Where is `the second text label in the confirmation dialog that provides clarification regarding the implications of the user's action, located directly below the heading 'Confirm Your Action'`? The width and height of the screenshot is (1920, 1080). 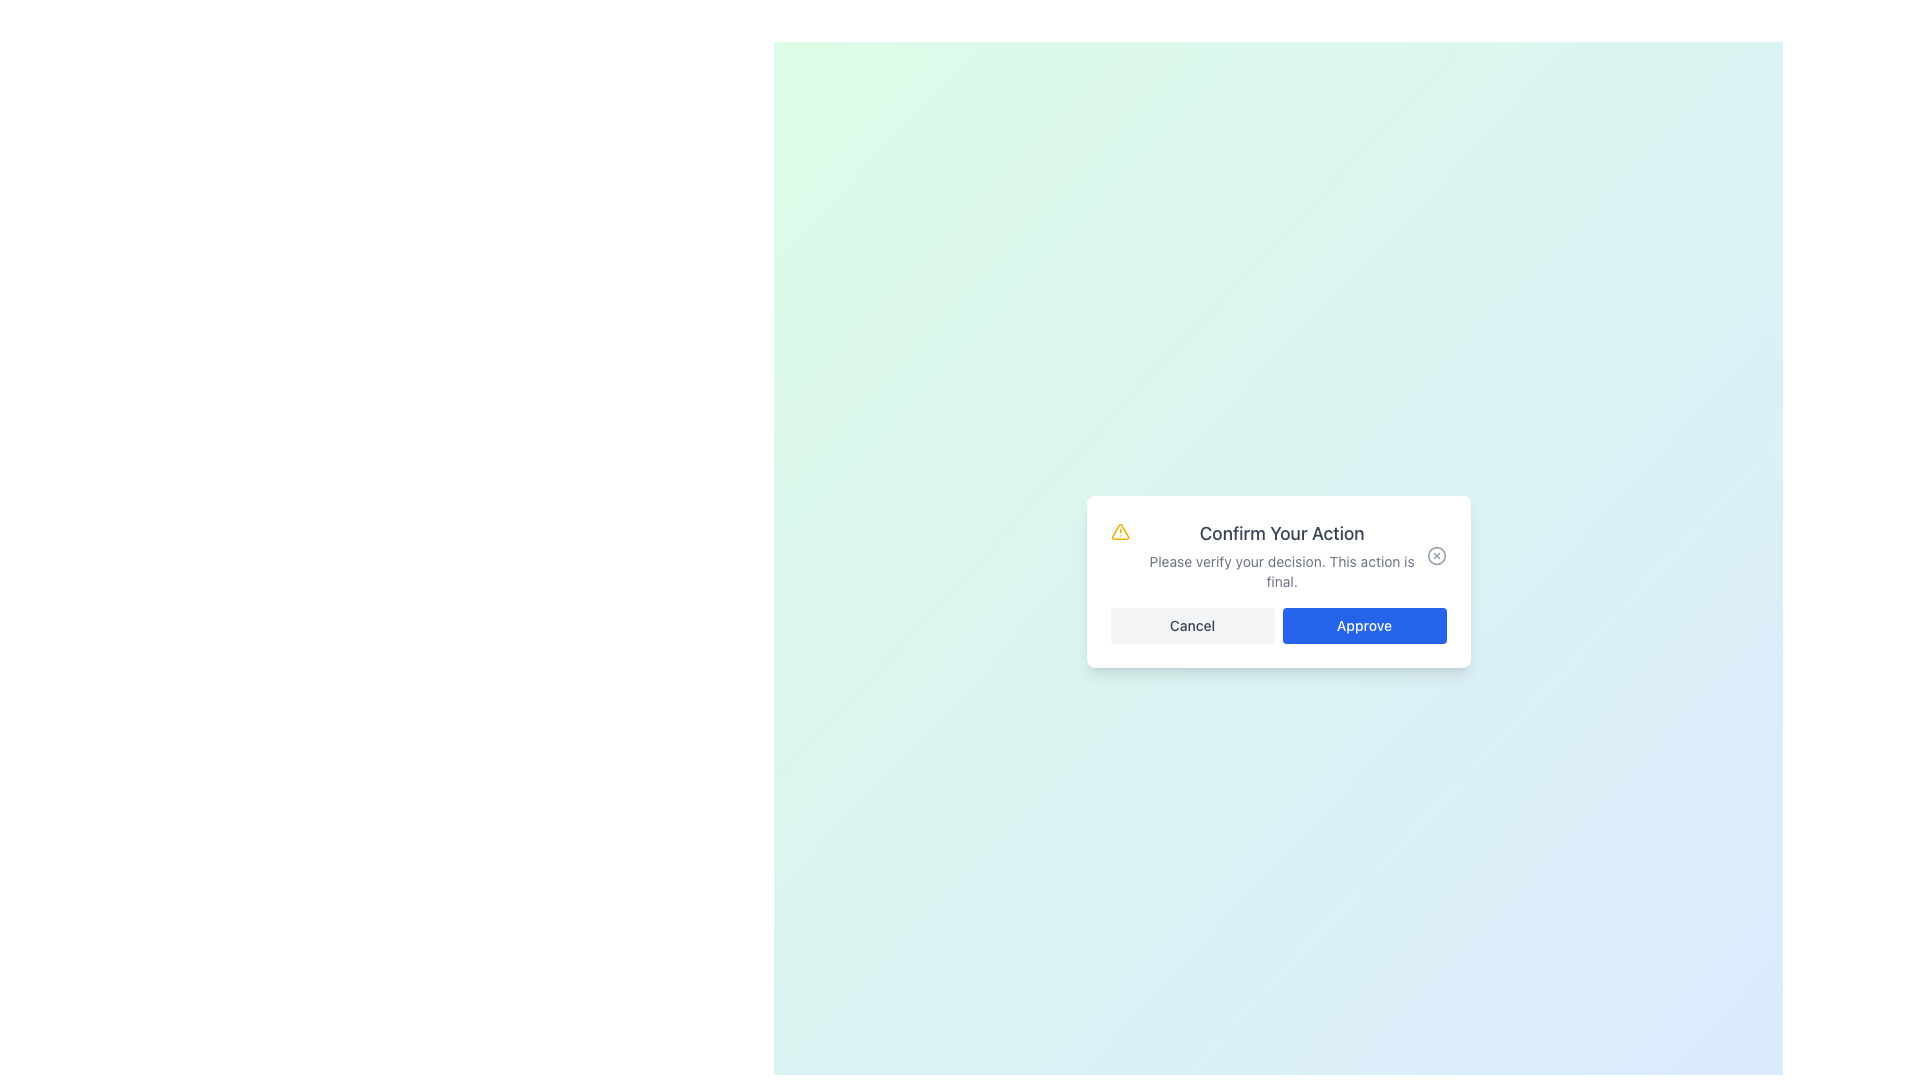
the second text label in the confirmation dialog that provides clarification regarding the implications of the user's action, located directly below the heading 'Confirm Your Action' is located at coordinates (1282, 571).